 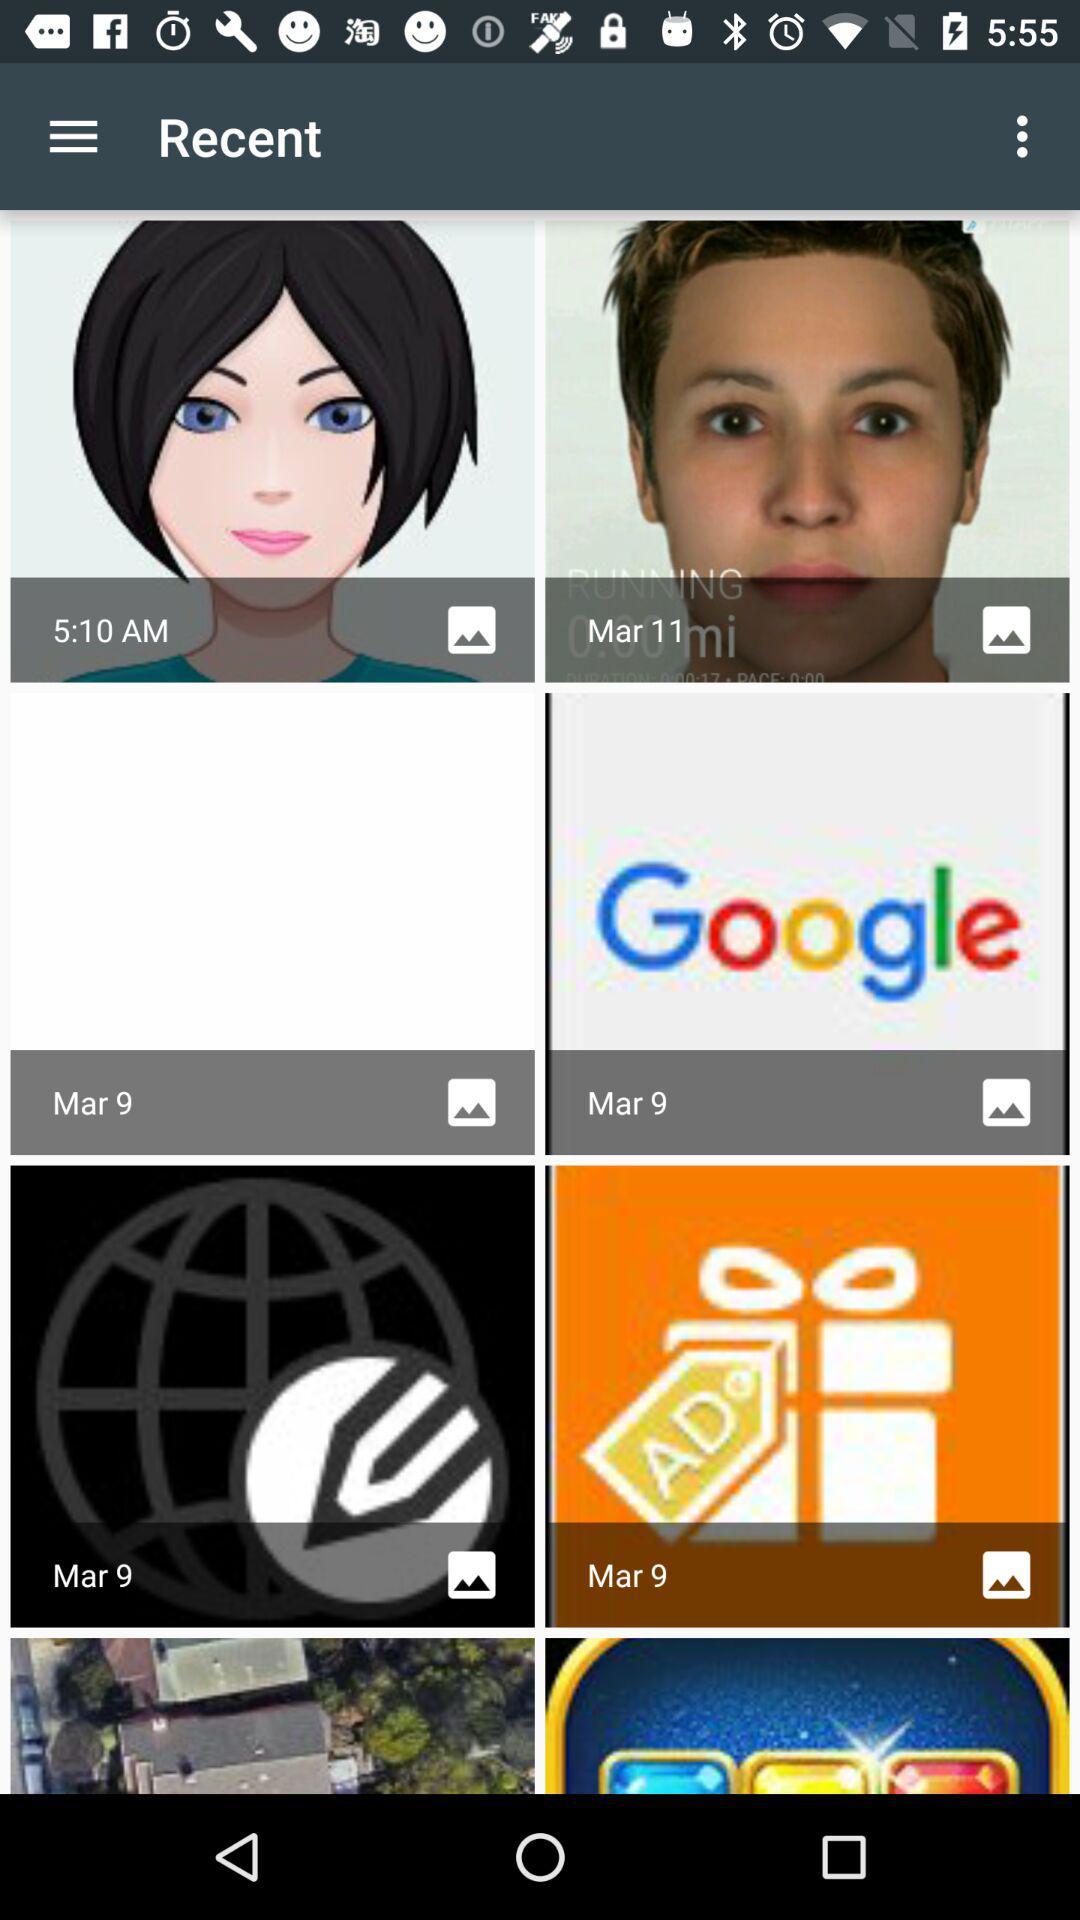 I want to click on the item next to recent item, so click(x=72, y=135).